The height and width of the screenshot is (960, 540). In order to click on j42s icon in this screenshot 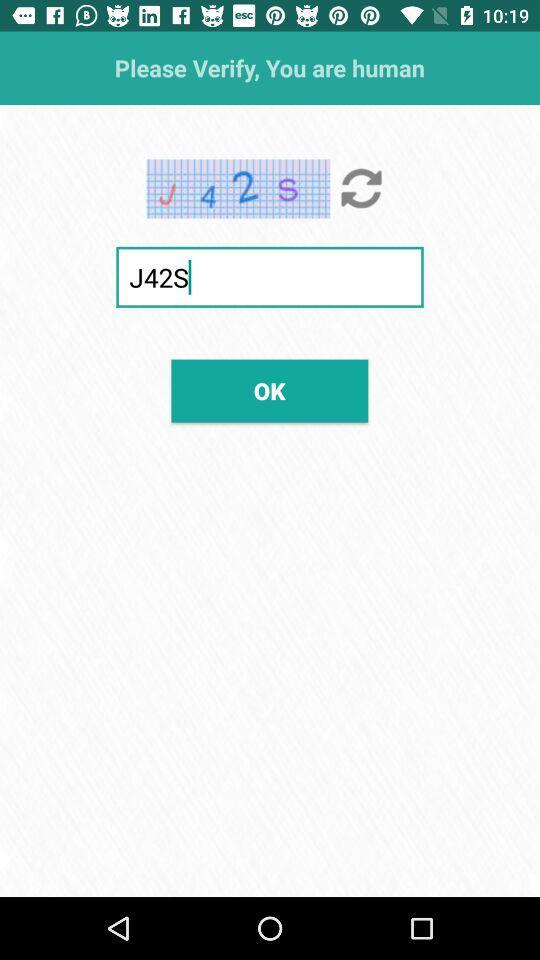, I will do `click(270, 276)`.